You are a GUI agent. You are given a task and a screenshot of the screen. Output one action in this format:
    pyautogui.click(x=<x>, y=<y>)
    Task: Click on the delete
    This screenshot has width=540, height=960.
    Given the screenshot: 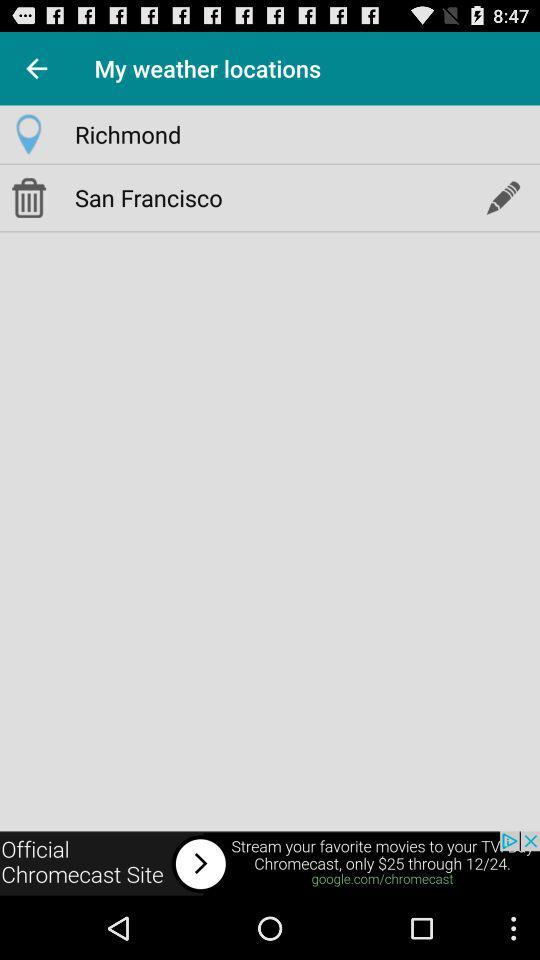 What is the action you would take?
    pyautogui.click(x=28, y=197)
    